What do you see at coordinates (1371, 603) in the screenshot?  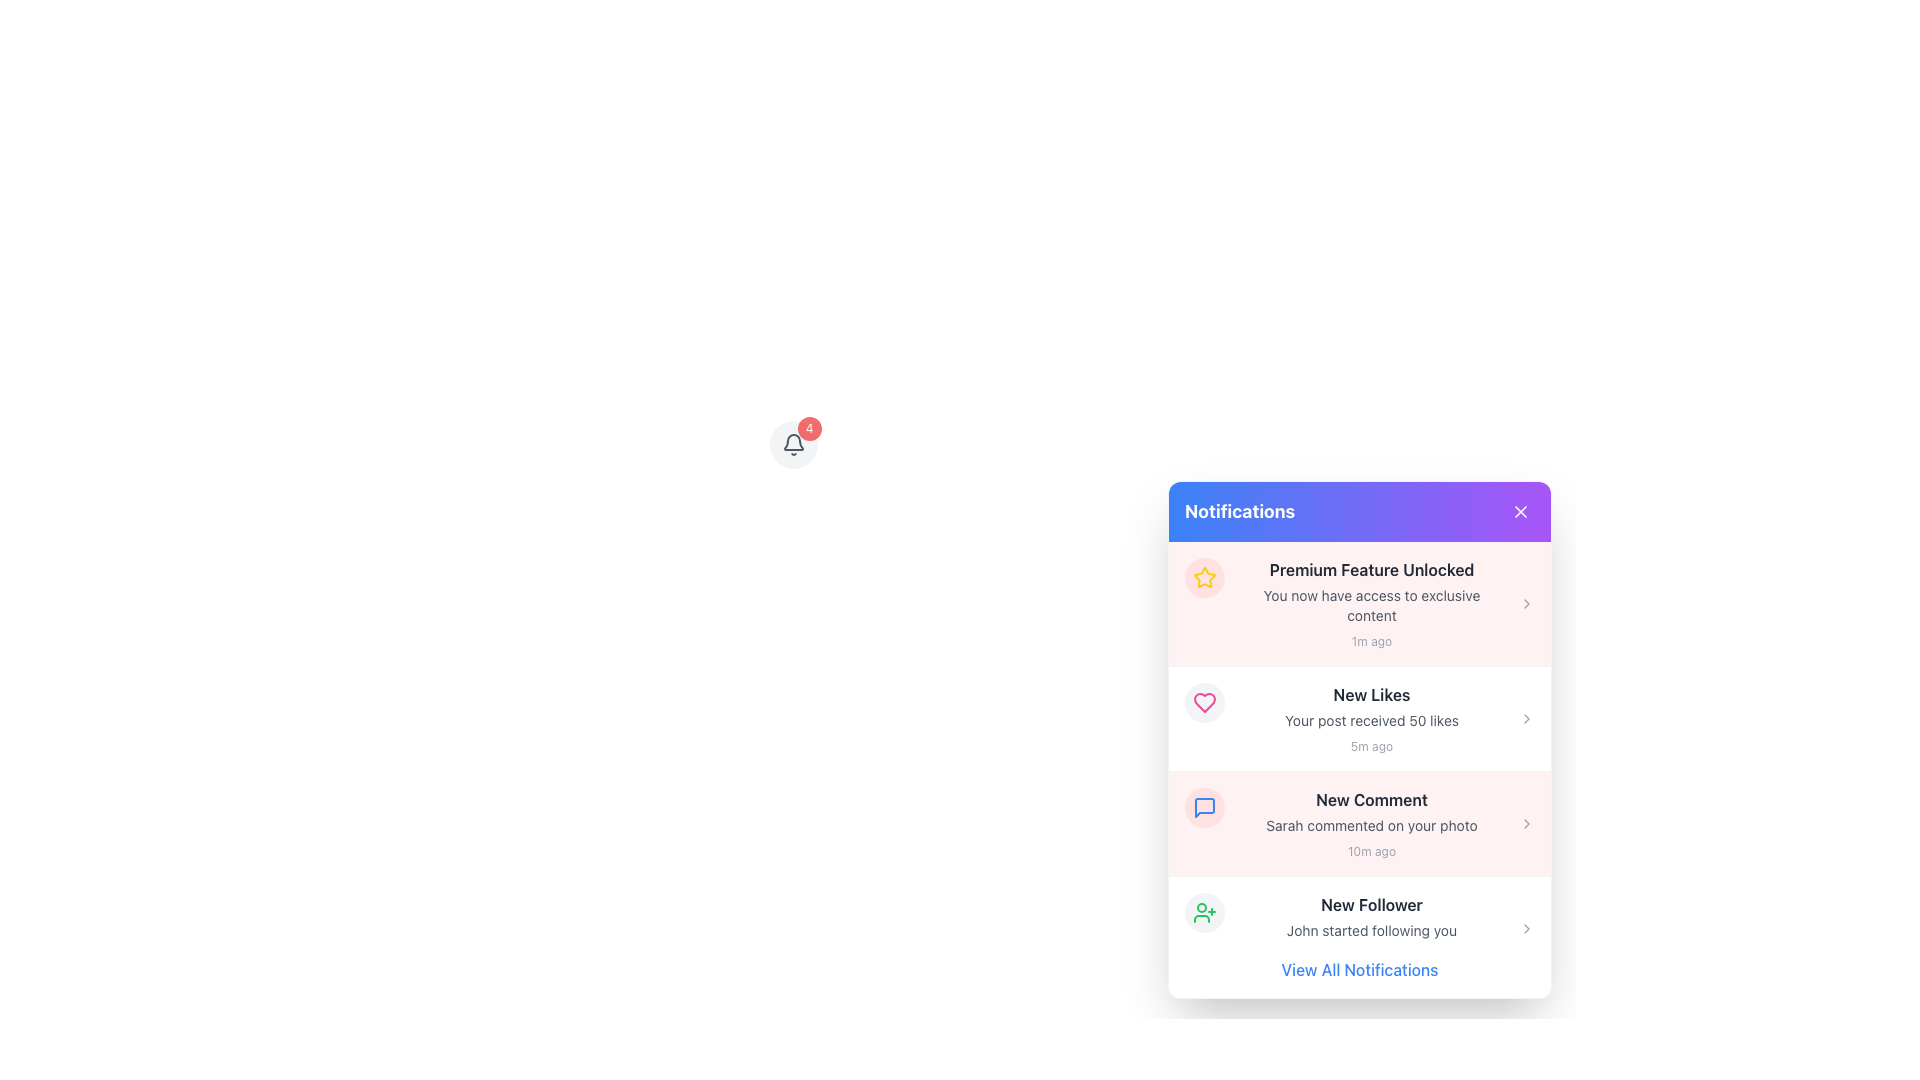 I see `the notification message indicating that a premium feature has been unlocked` at bounding box center [1371, 603].